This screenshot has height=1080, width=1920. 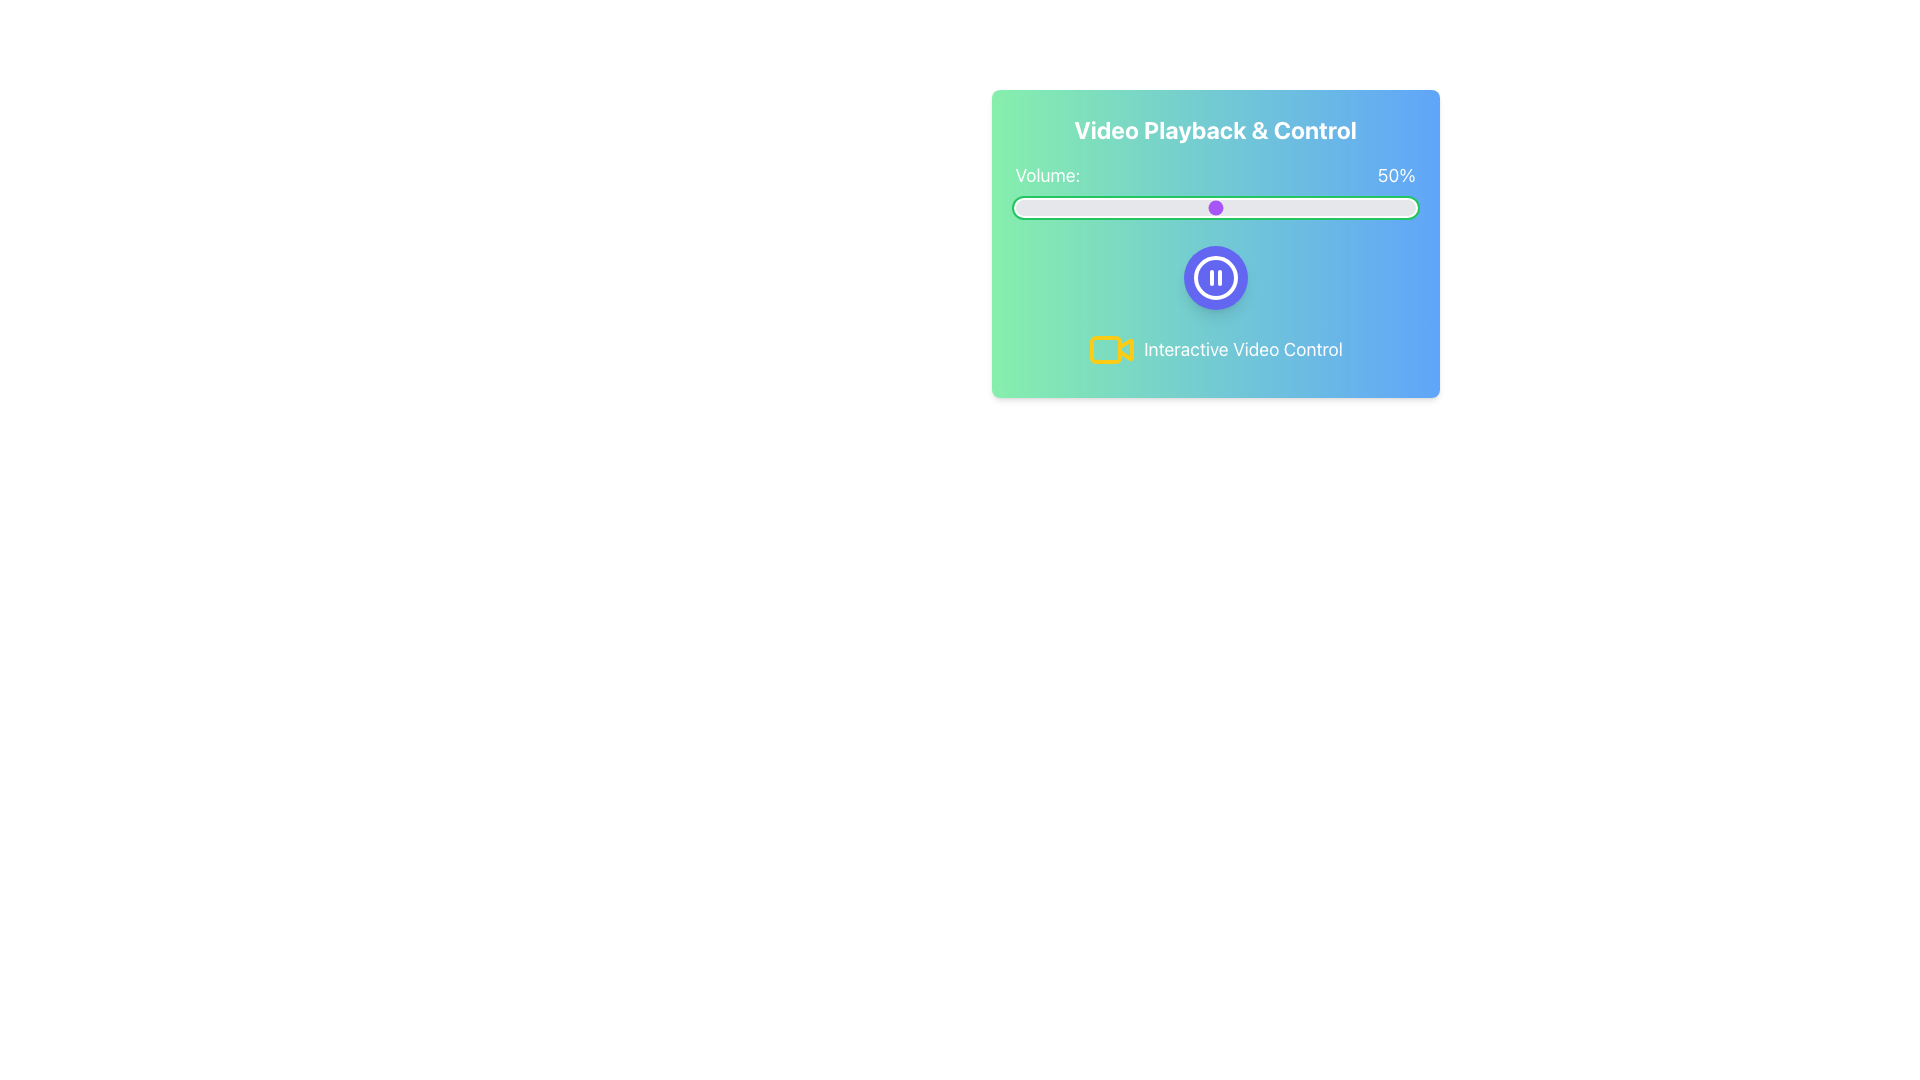 I want to click on the volume, so click(x=1042, y=208).